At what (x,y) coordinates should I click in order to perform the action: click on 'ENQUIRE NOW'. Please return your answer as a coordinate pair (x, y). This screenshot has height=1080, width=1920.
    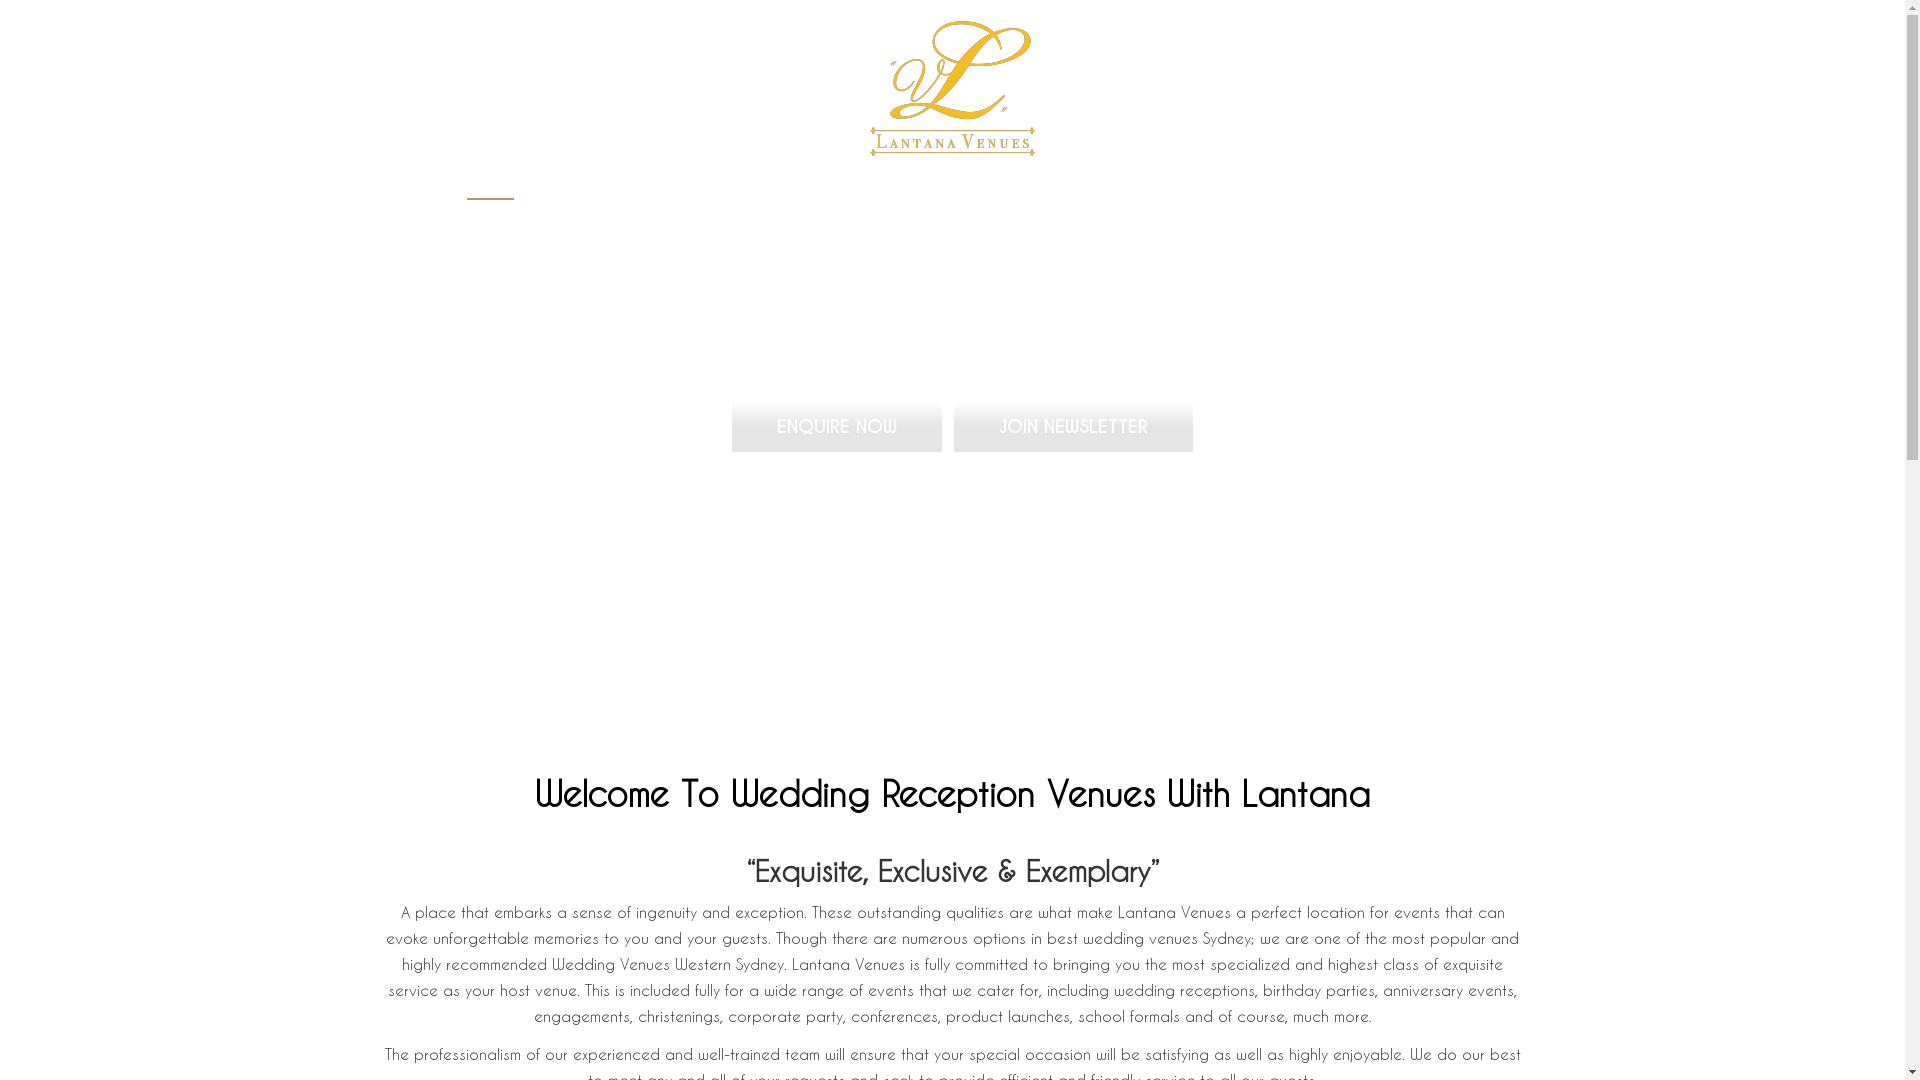
    Looking at the image, I should click on (835, 425).